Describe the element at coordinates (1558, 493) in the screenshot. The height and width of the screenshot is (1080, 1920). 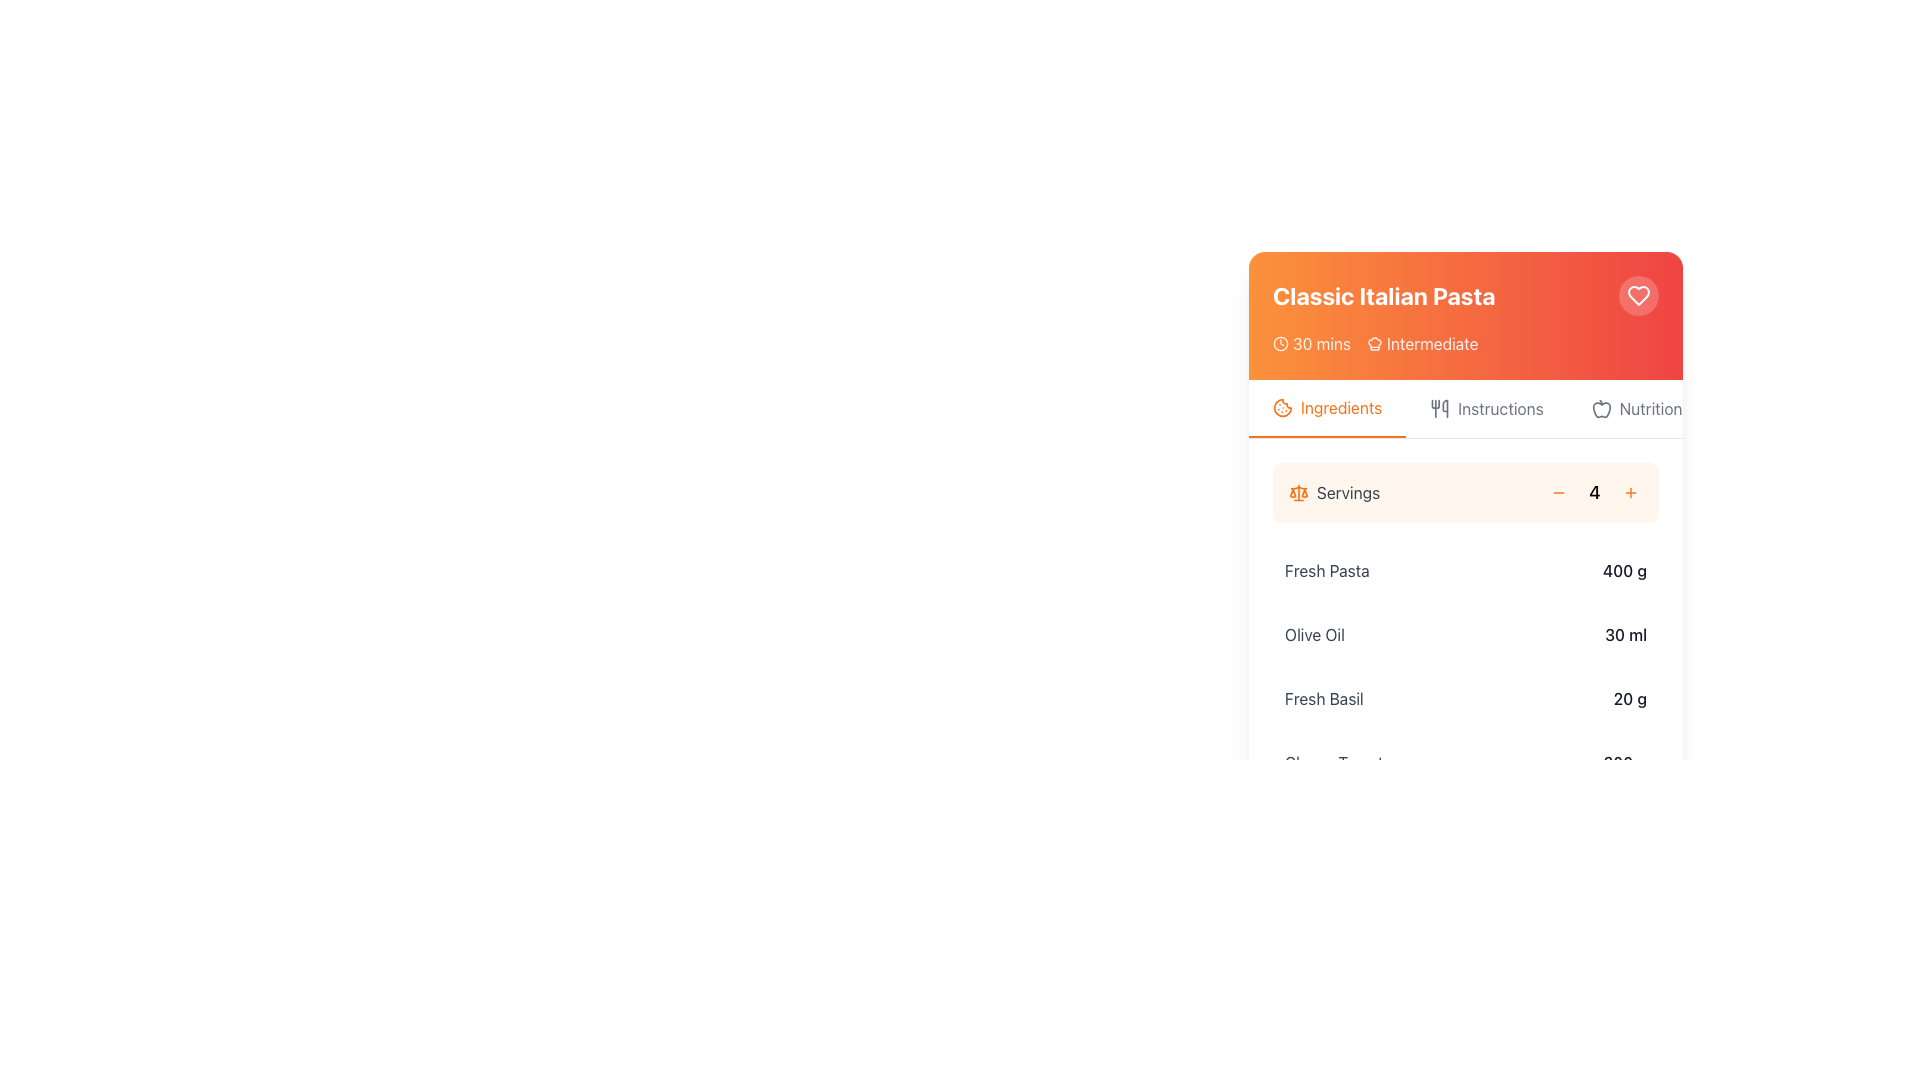
I see `the '-' button located in the 'Servings' section to decrease the displayed serving count` at that location.